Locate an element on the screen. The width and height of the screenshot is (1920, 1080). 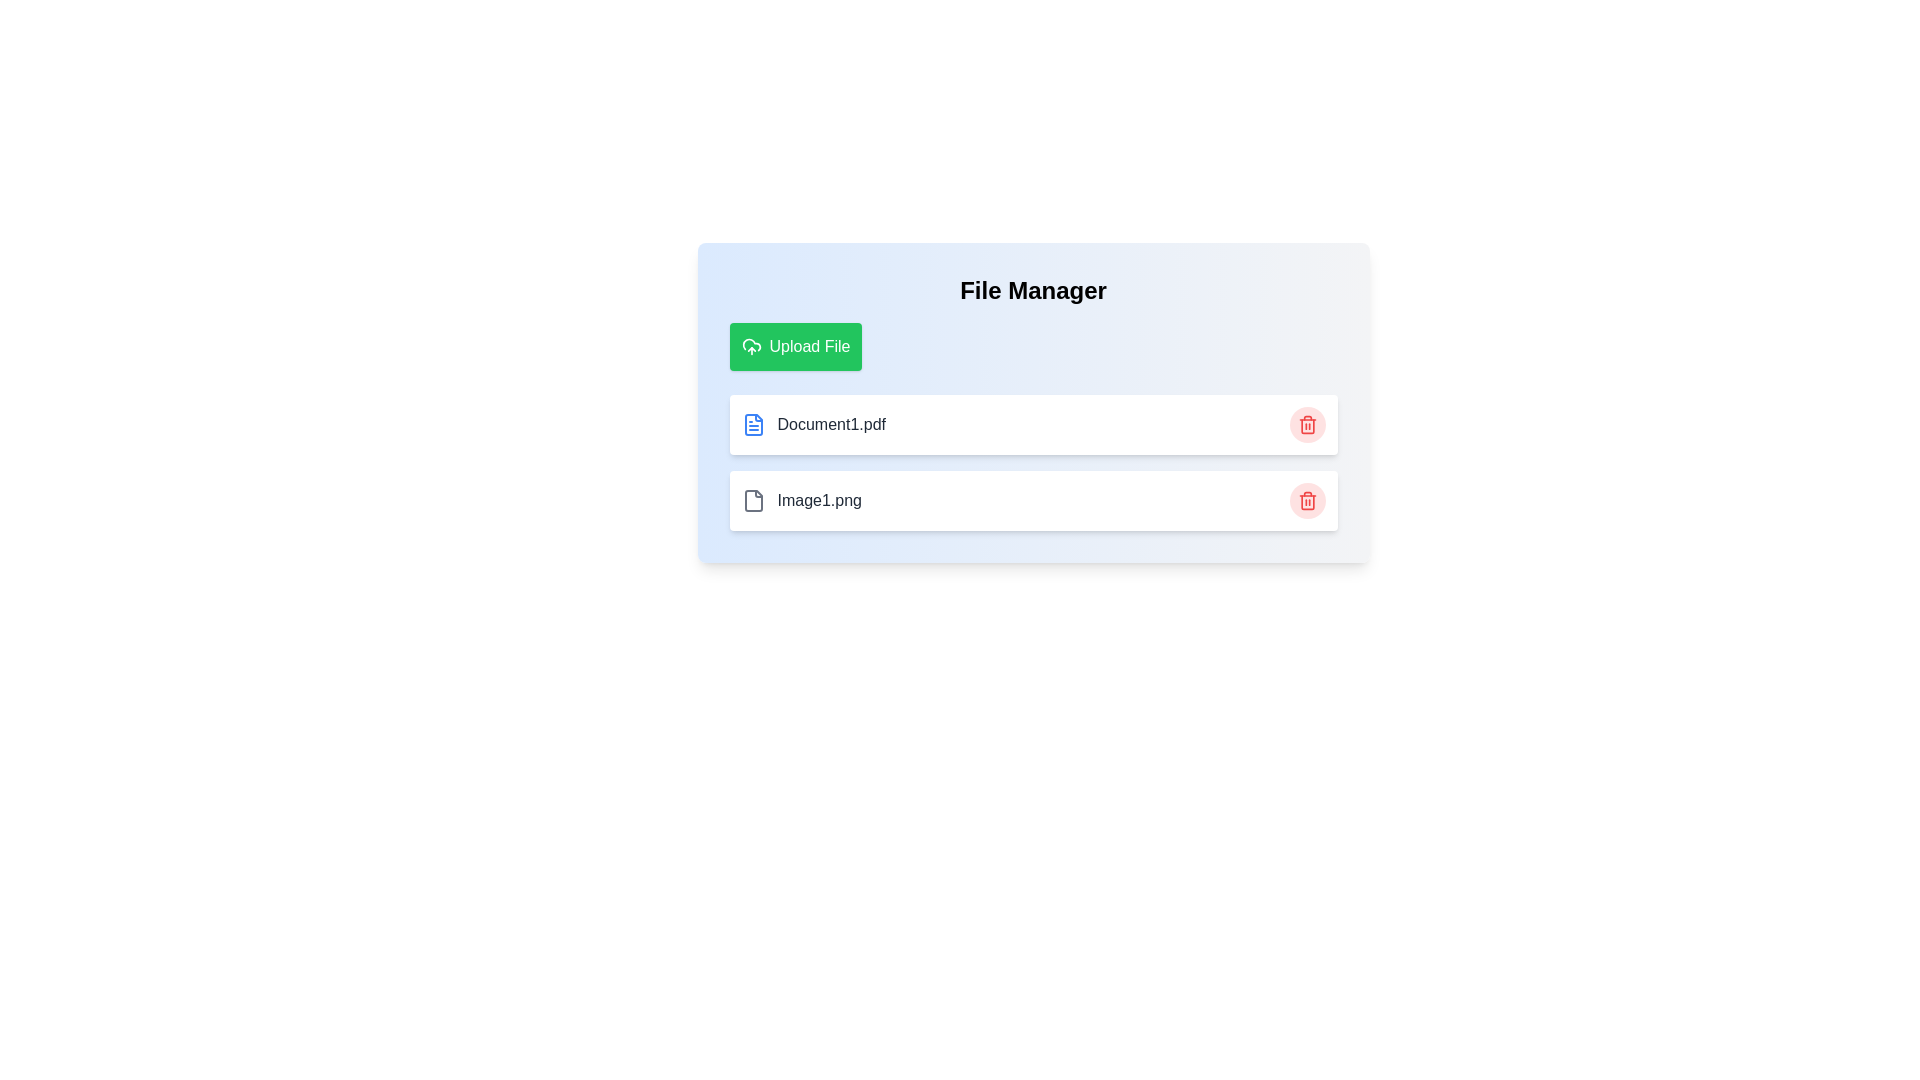
the rectangular icon resembling a file document with a white background and blue border outline, located on the left side of the first file row in the file manager interface is located at coordinates (752, 423).